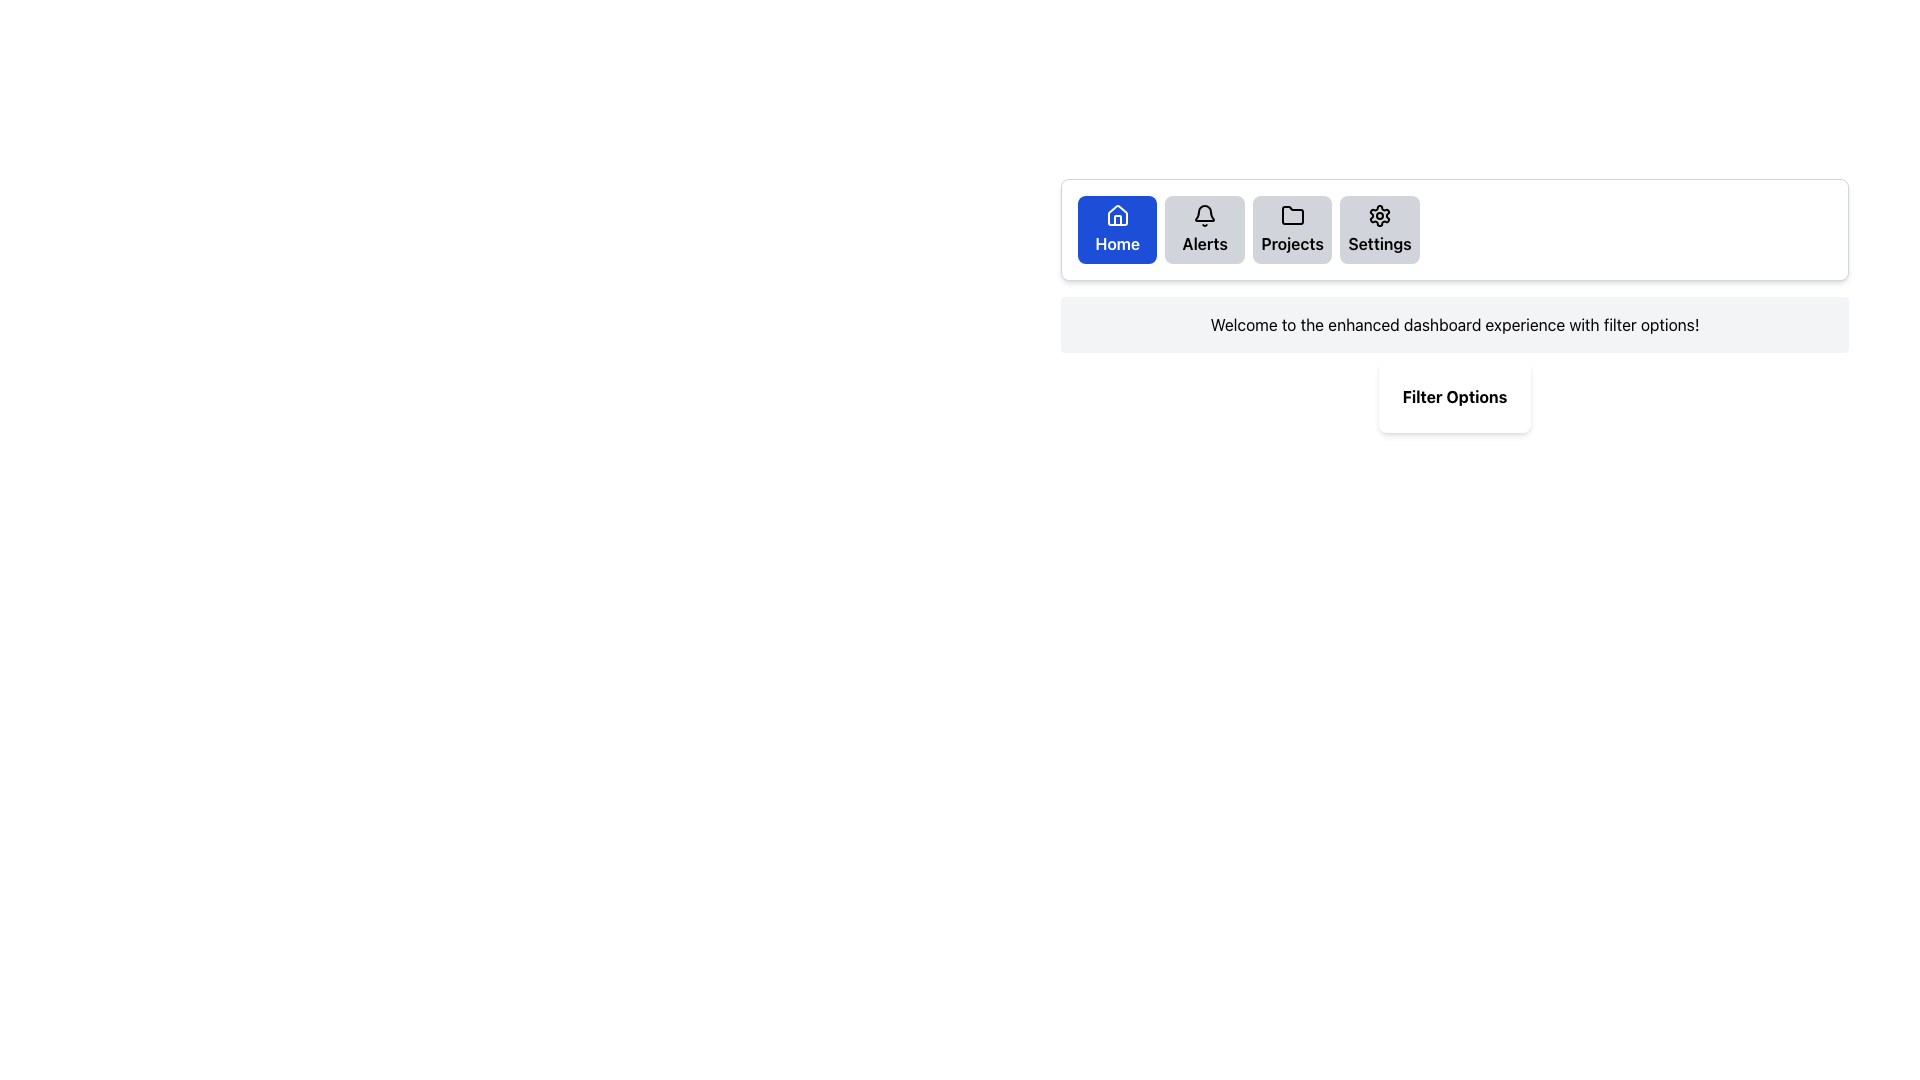 The height and width of the screenshot is (1080, 1920). Describe the element at coordinates (1379, 216) in the screenshot. I see `the gear icon in the top-right section of the horizontal navigation bar` at that location.